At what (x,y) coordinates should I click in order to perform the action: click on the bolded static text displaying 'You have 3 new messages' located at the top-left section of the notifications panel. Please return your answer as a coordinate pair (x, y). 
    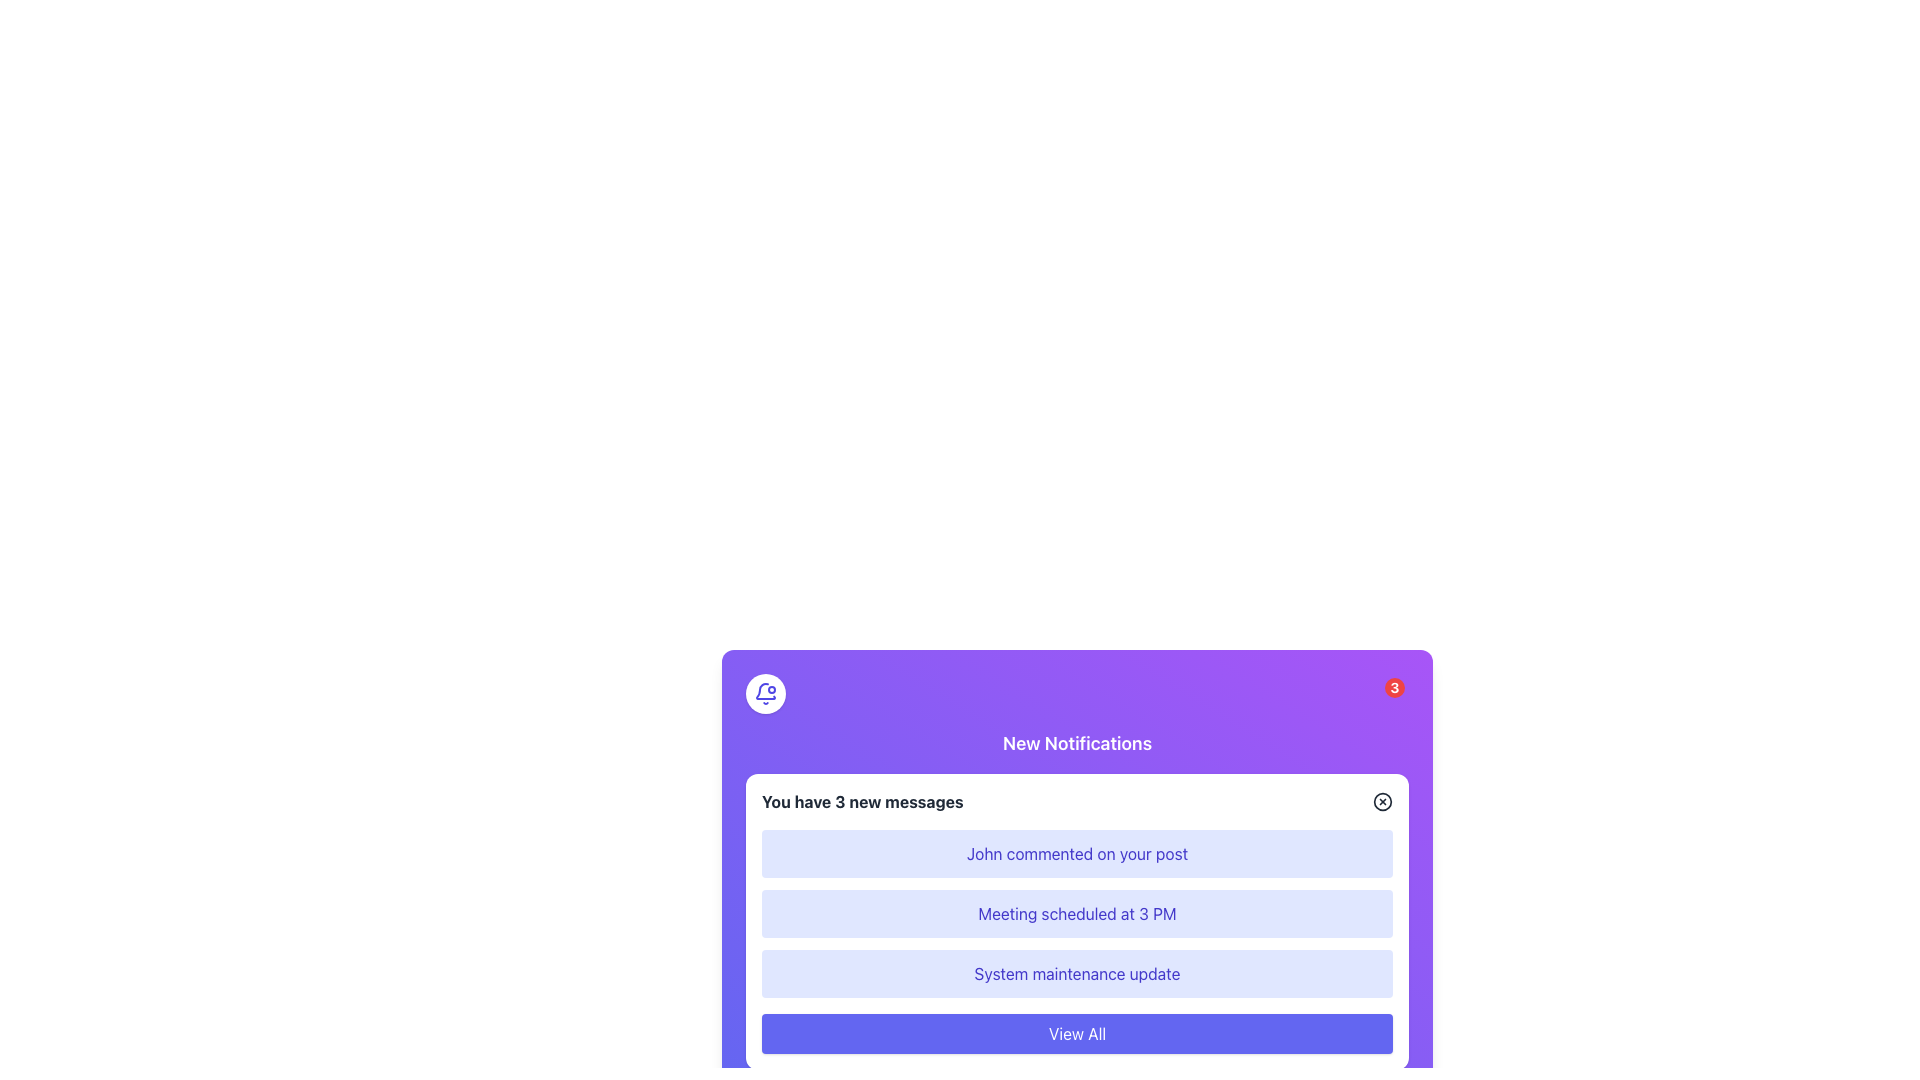
    Looking at the image, I should click on (862, 801).